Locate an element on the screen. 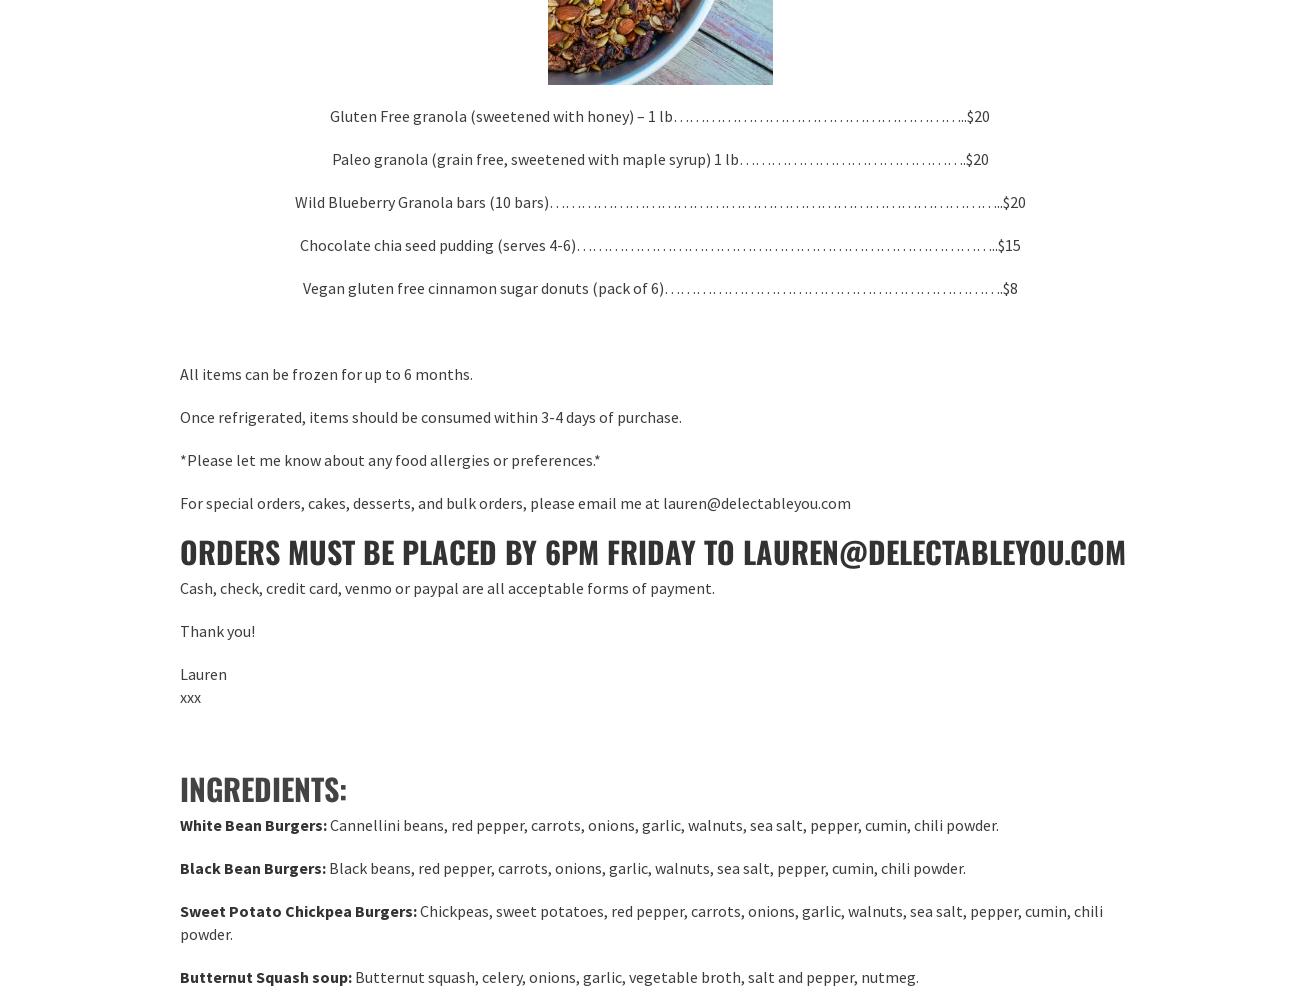  'Once refrigerated, items should be consumed within 3-4 days of purchase.' is located at coordinates (180, 417).